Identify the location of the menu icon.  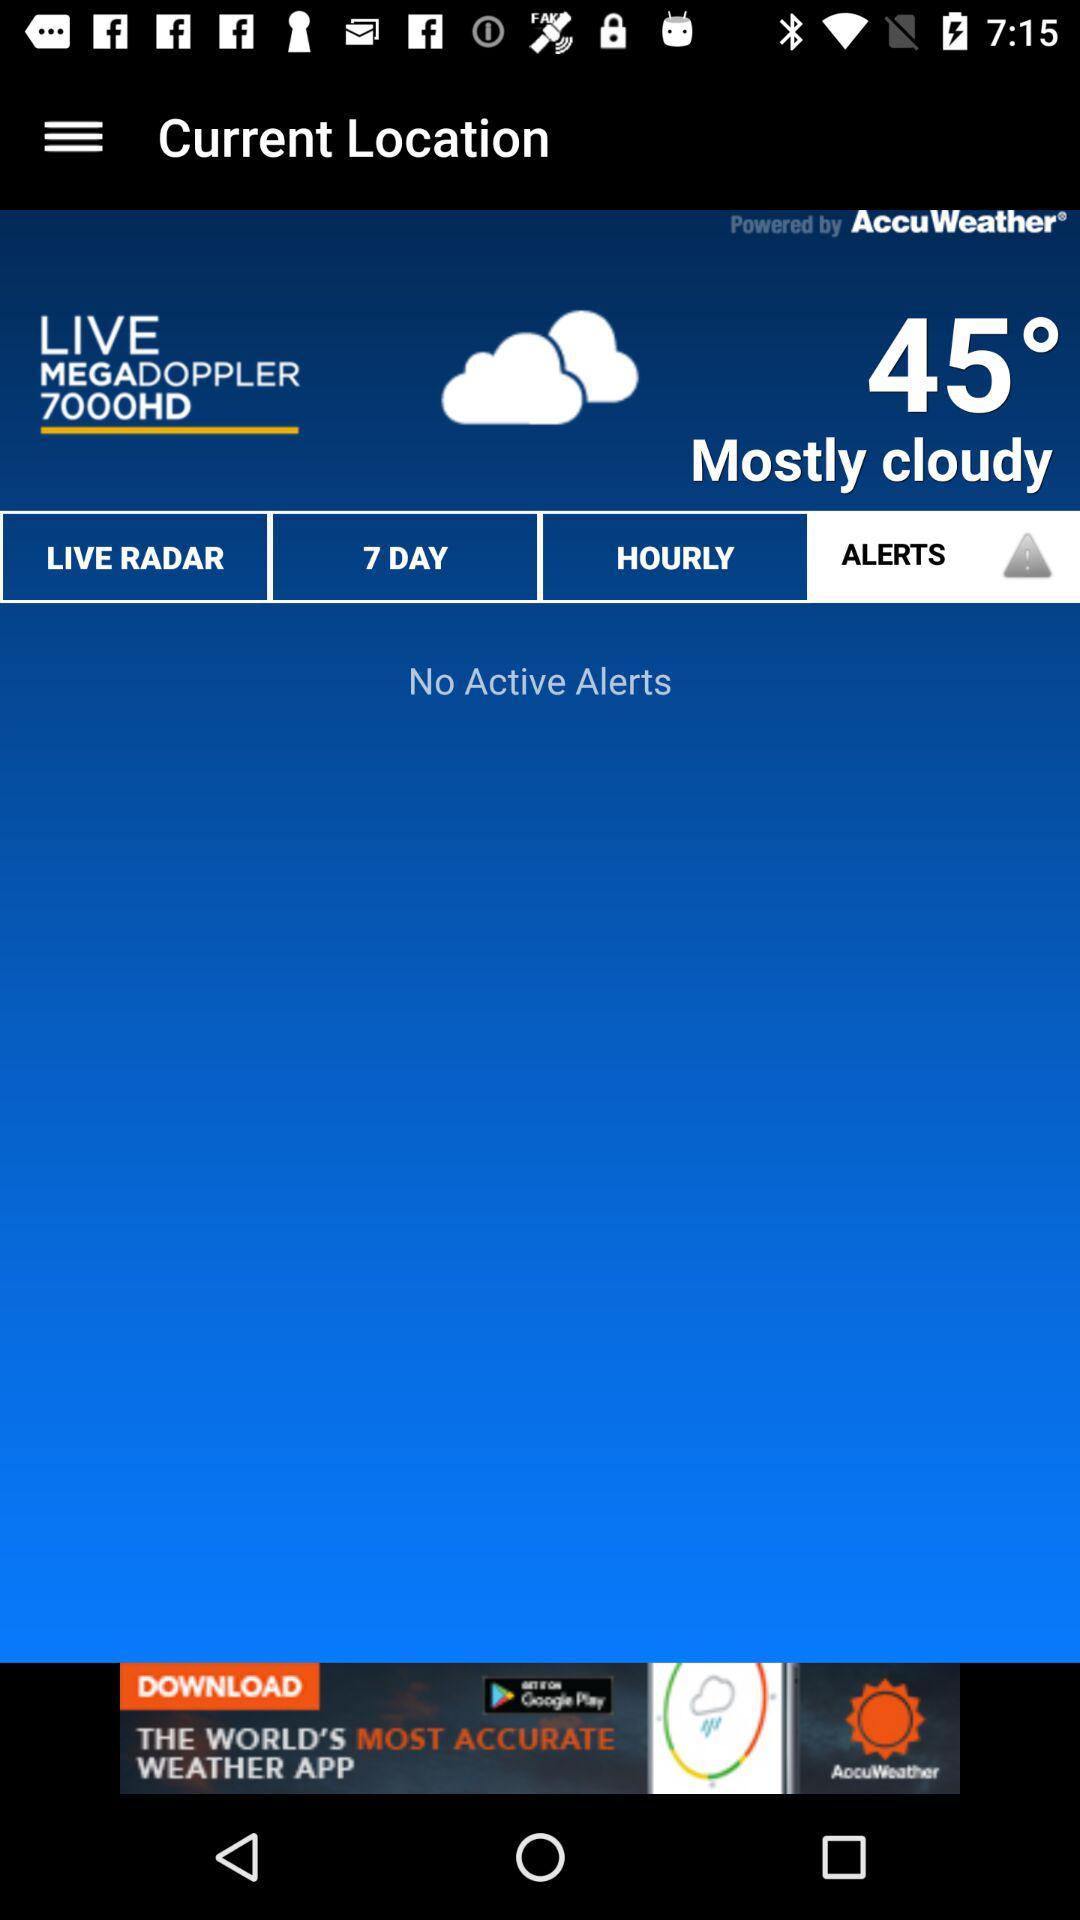
(72, 135).